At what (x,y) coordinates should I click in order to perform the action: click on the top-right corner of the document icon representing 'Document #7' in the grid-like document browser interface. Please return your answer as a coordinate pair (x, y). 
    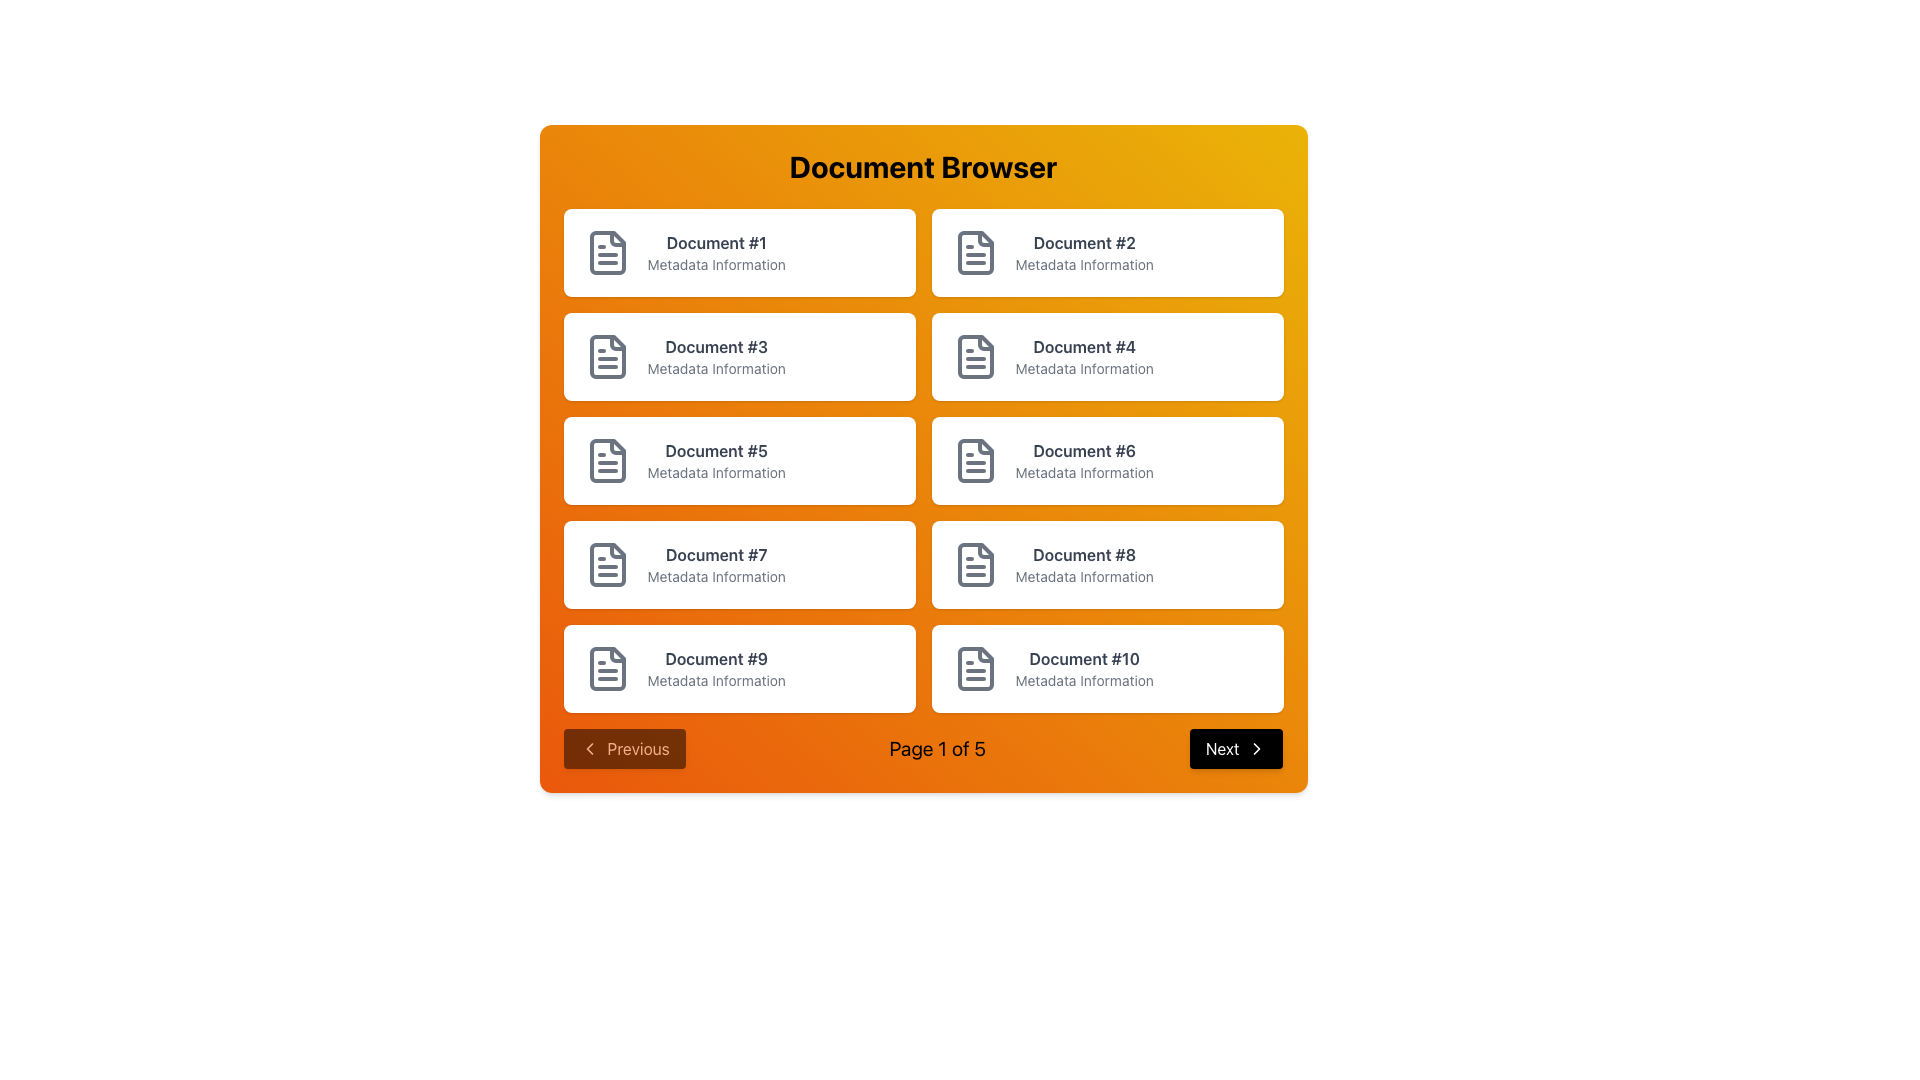
    Looking at the image, I should click on (616, 551).